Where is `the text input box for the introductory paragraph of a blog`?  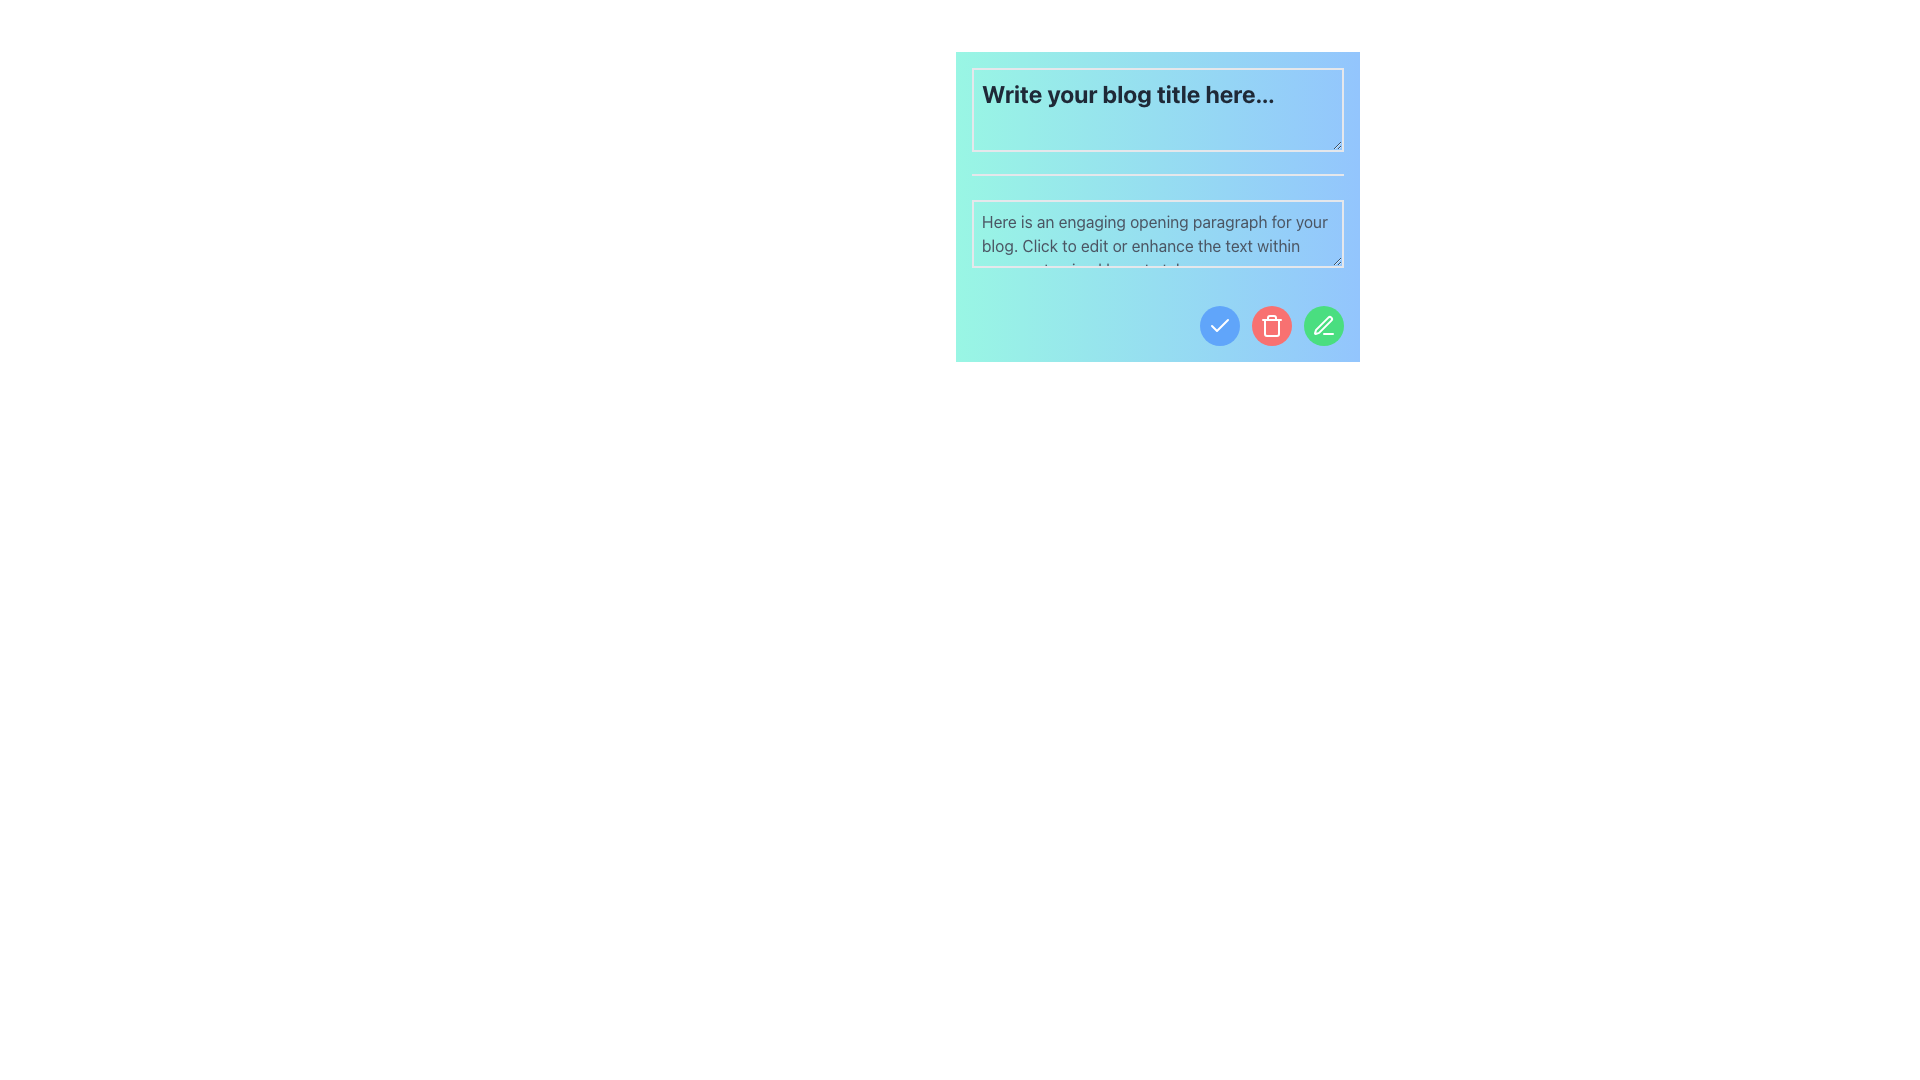 the text input box for the introductory paragraph of a blog is located at coordinates (1157, 207).